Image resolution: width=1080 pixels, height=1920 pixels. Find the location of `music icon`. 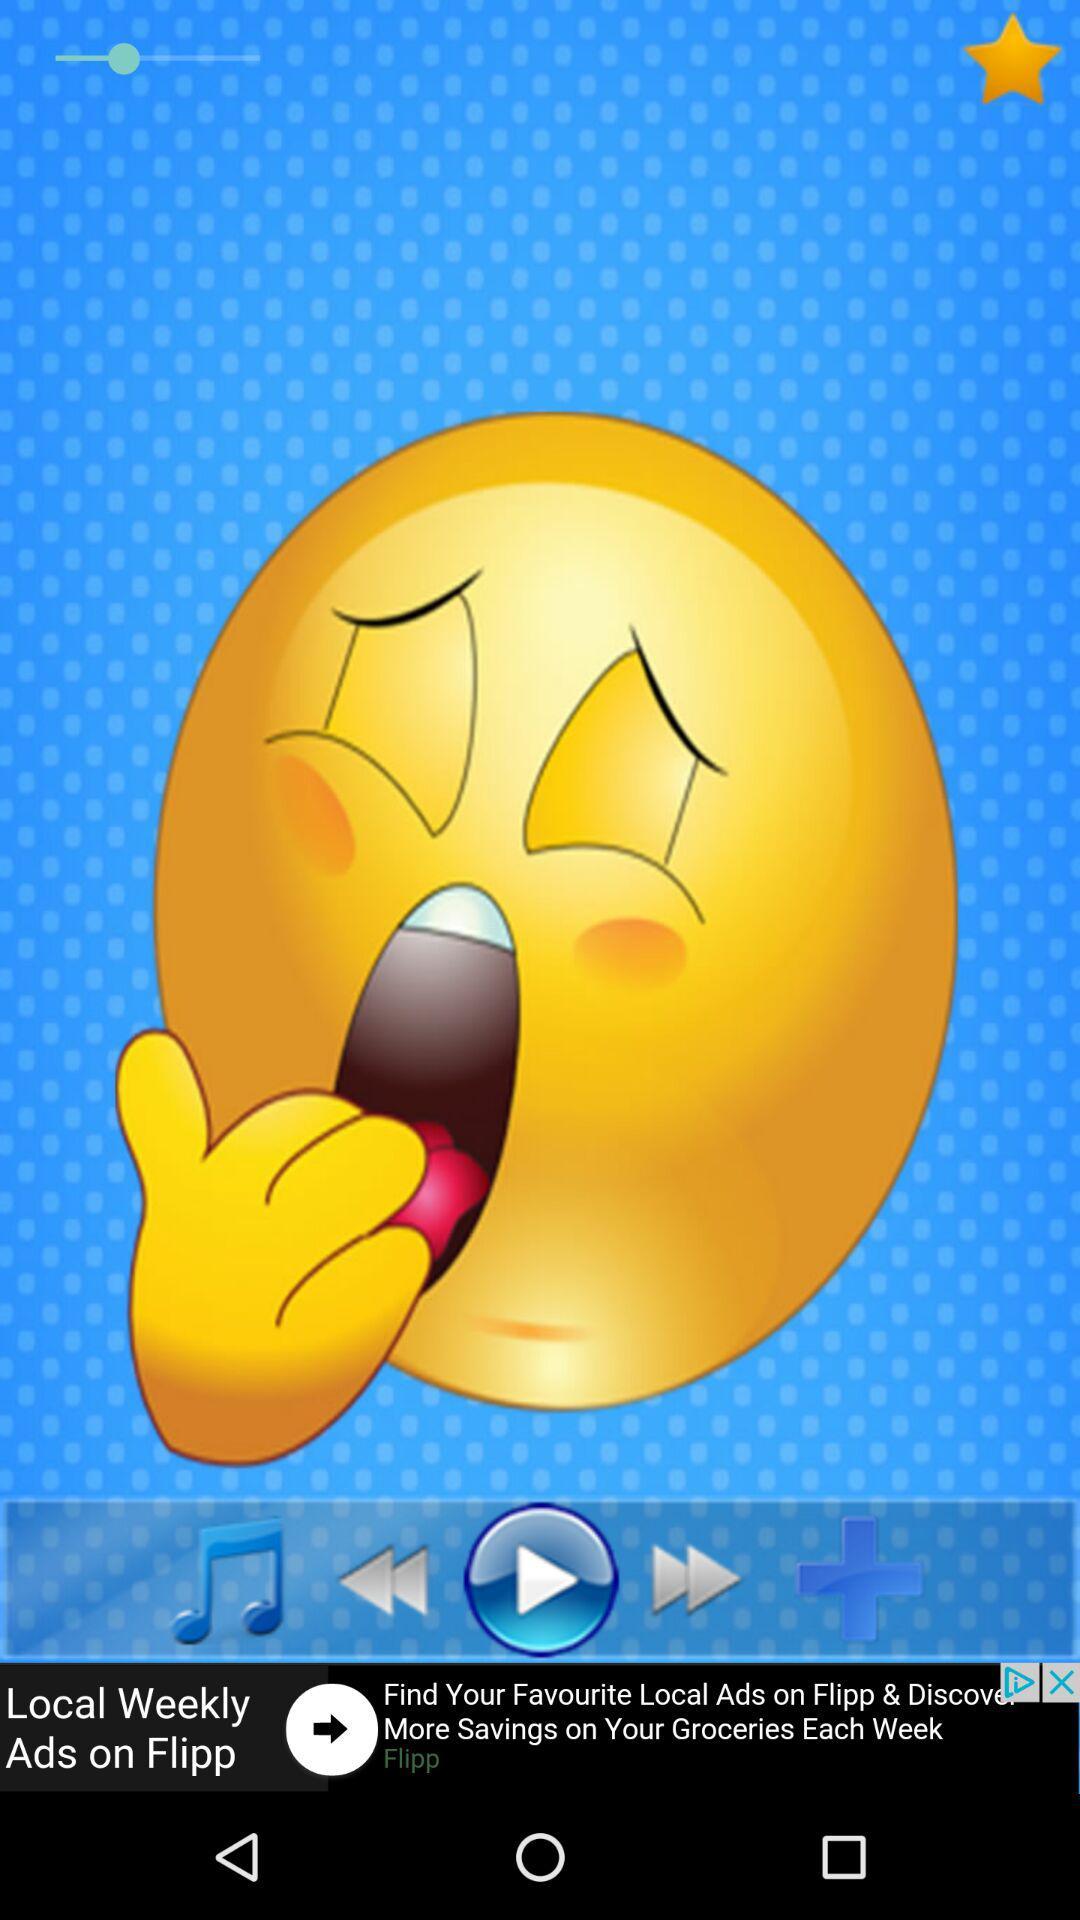

music icon is located at coordinates (204, 1577).